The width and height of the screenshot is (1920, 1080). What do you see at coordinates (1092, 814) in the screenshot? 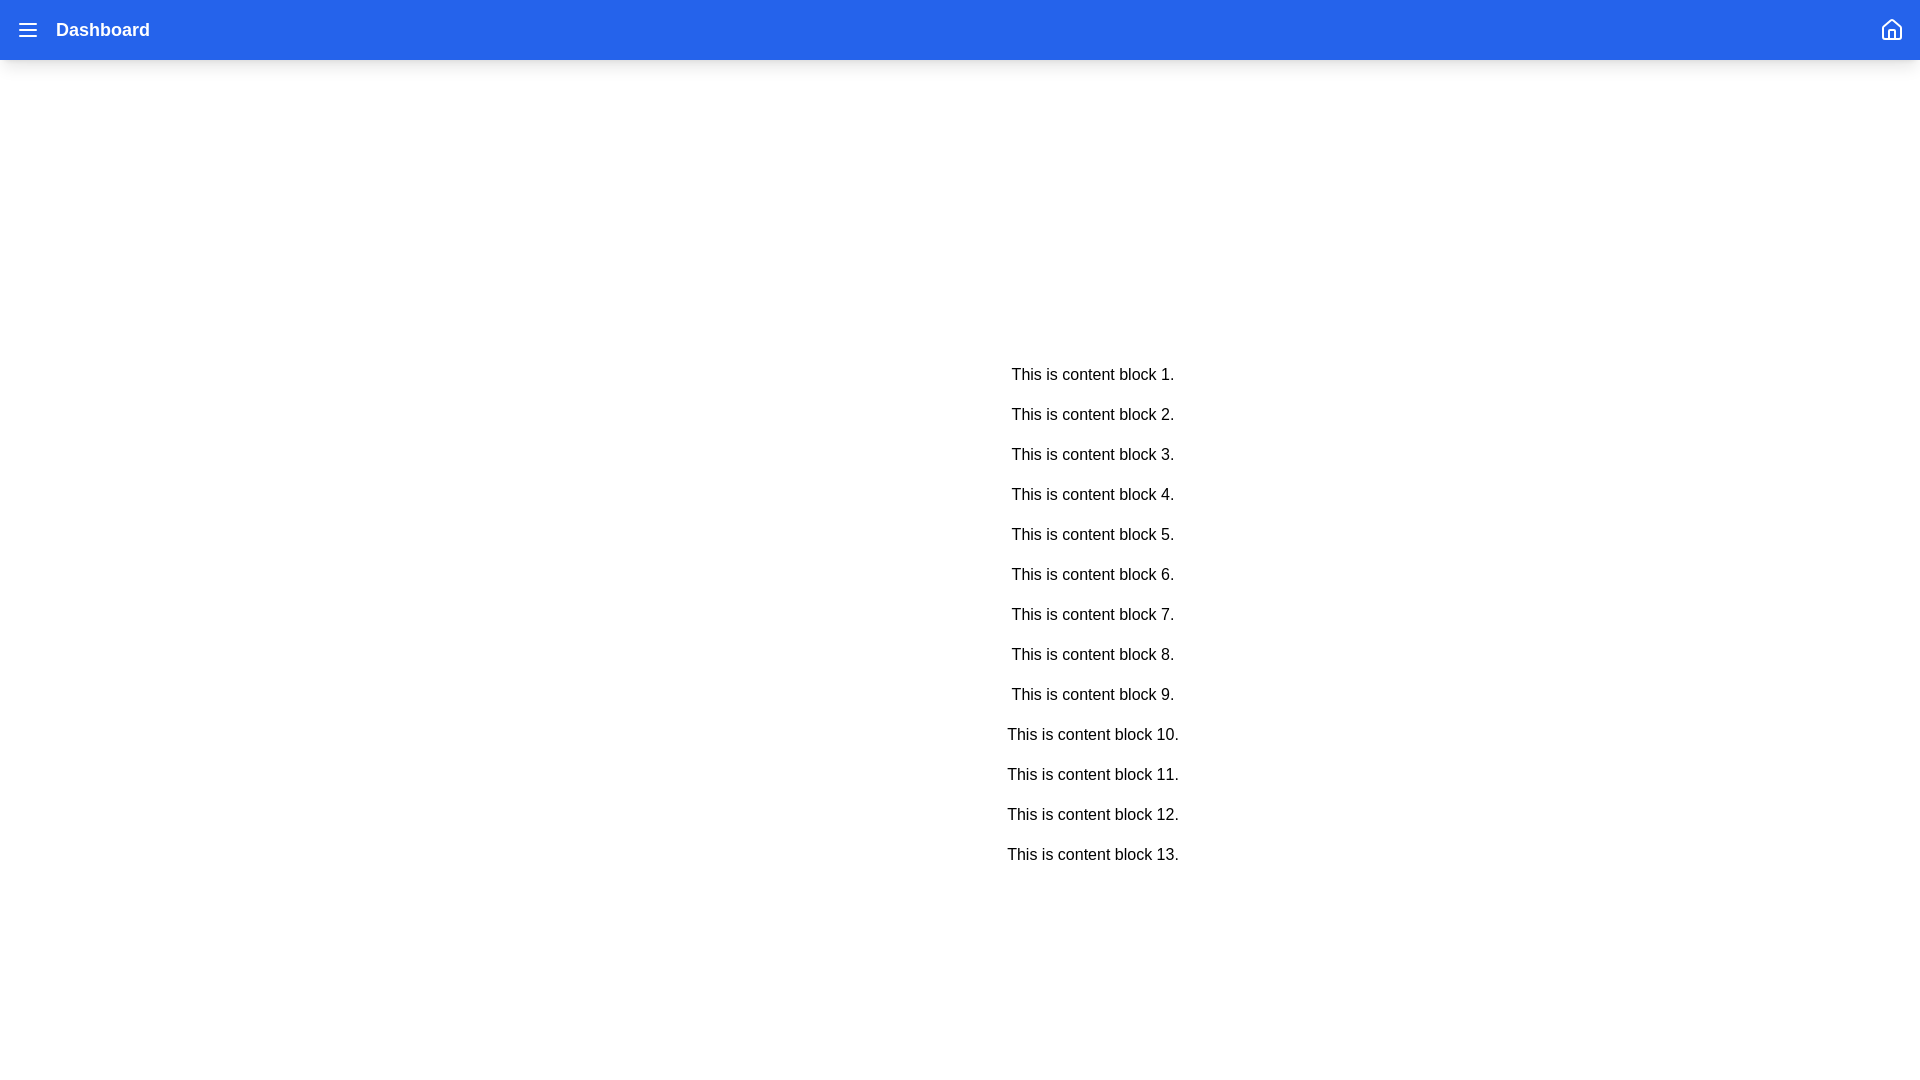
I see `the static text block displaying 'This is content block 12.' which is the twelfth item in the list` at bounding box center [1092, 814].